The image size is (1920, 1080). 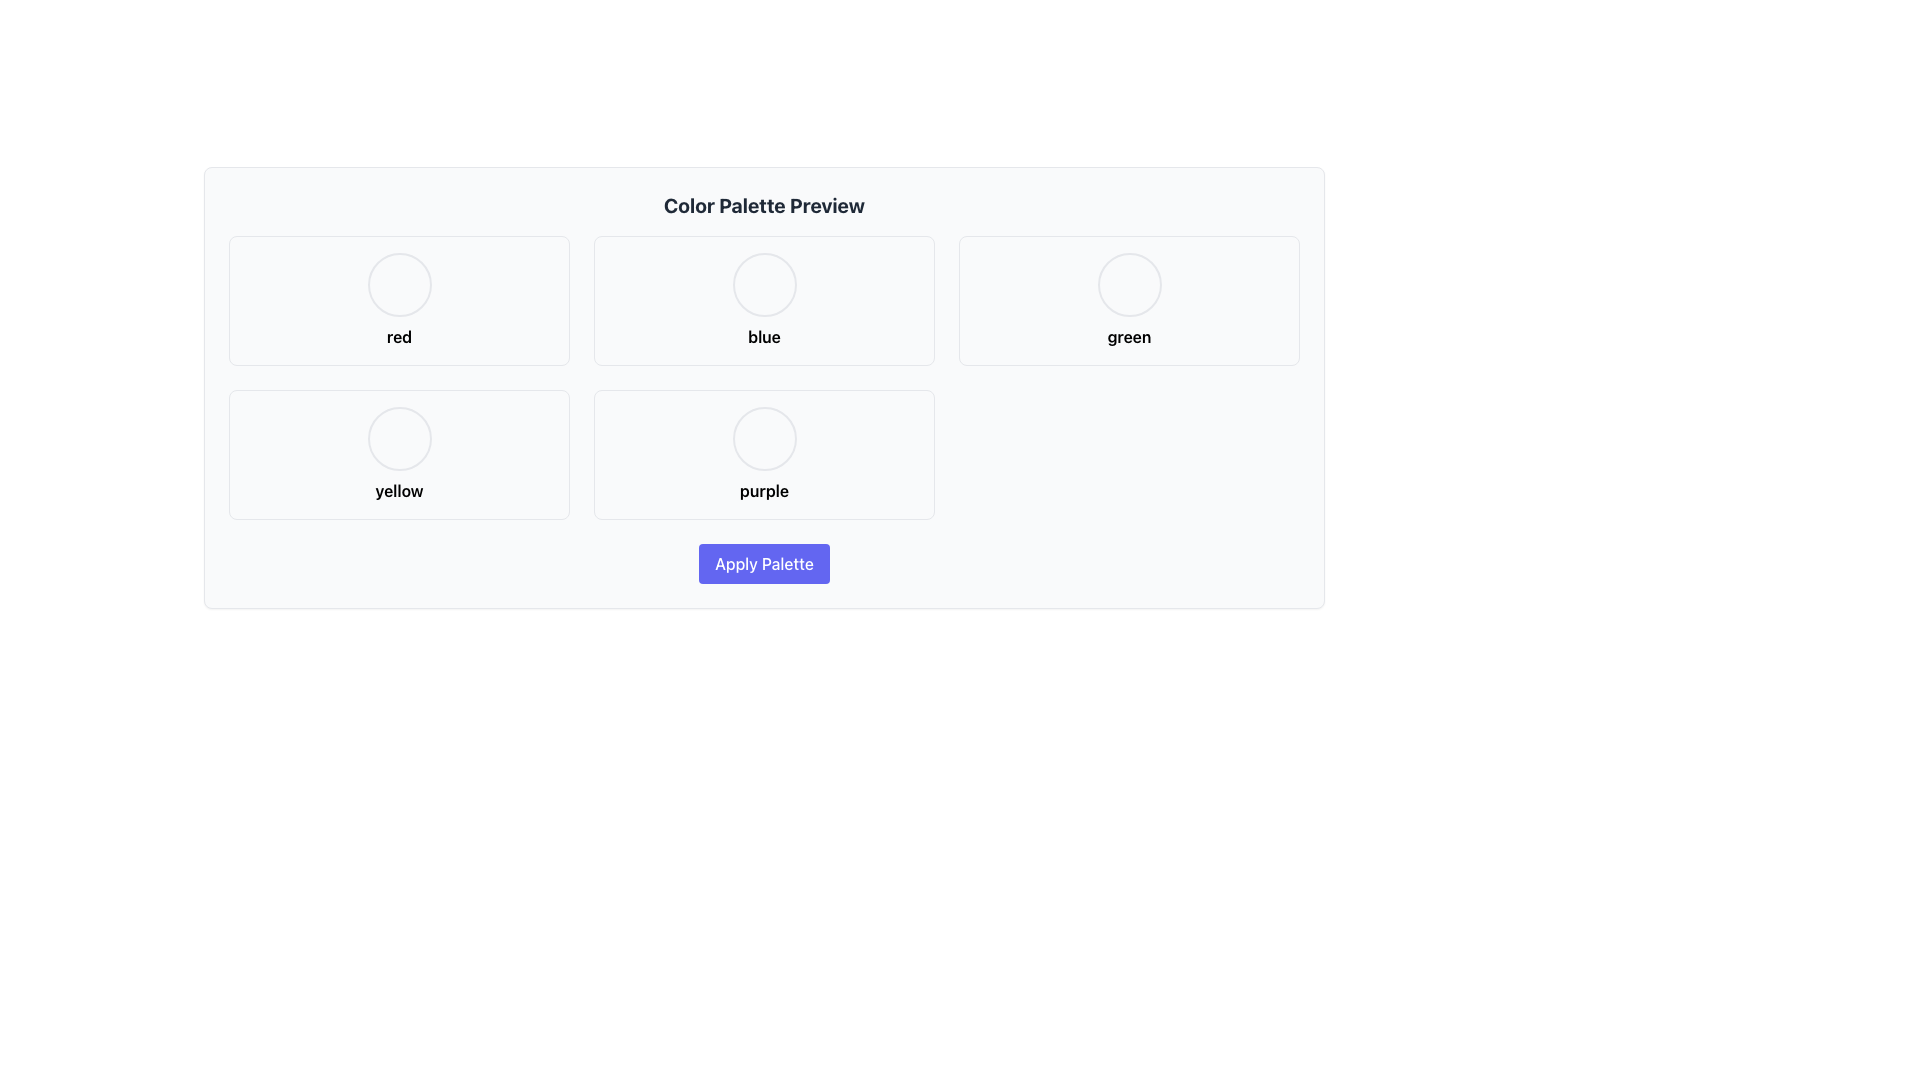 I want to click on text of the Text Label that indicates the associated color (purple) of the card it is contained in, located in the second row of the color palette grid, so click(x=763, y=490).